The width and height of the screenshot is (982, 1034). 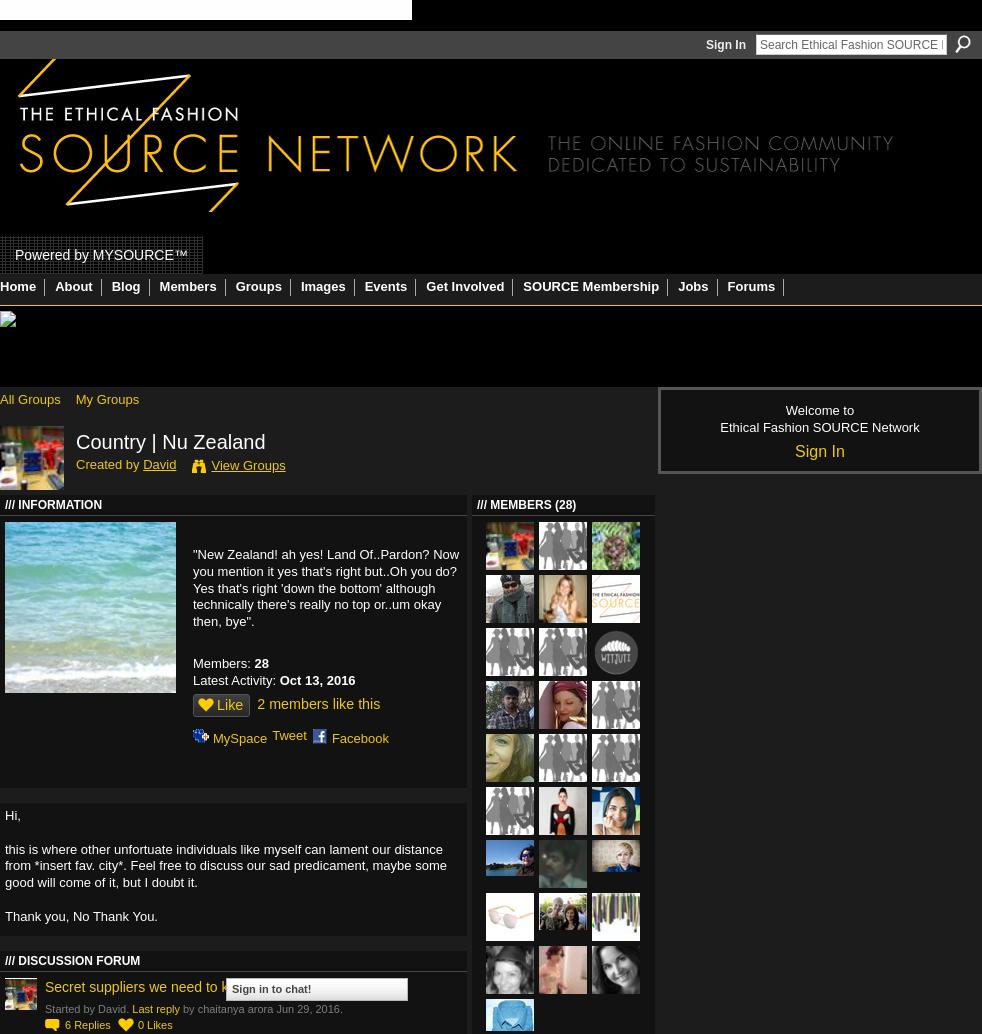 I want to click on 'Members', so click(x=186, y=285).